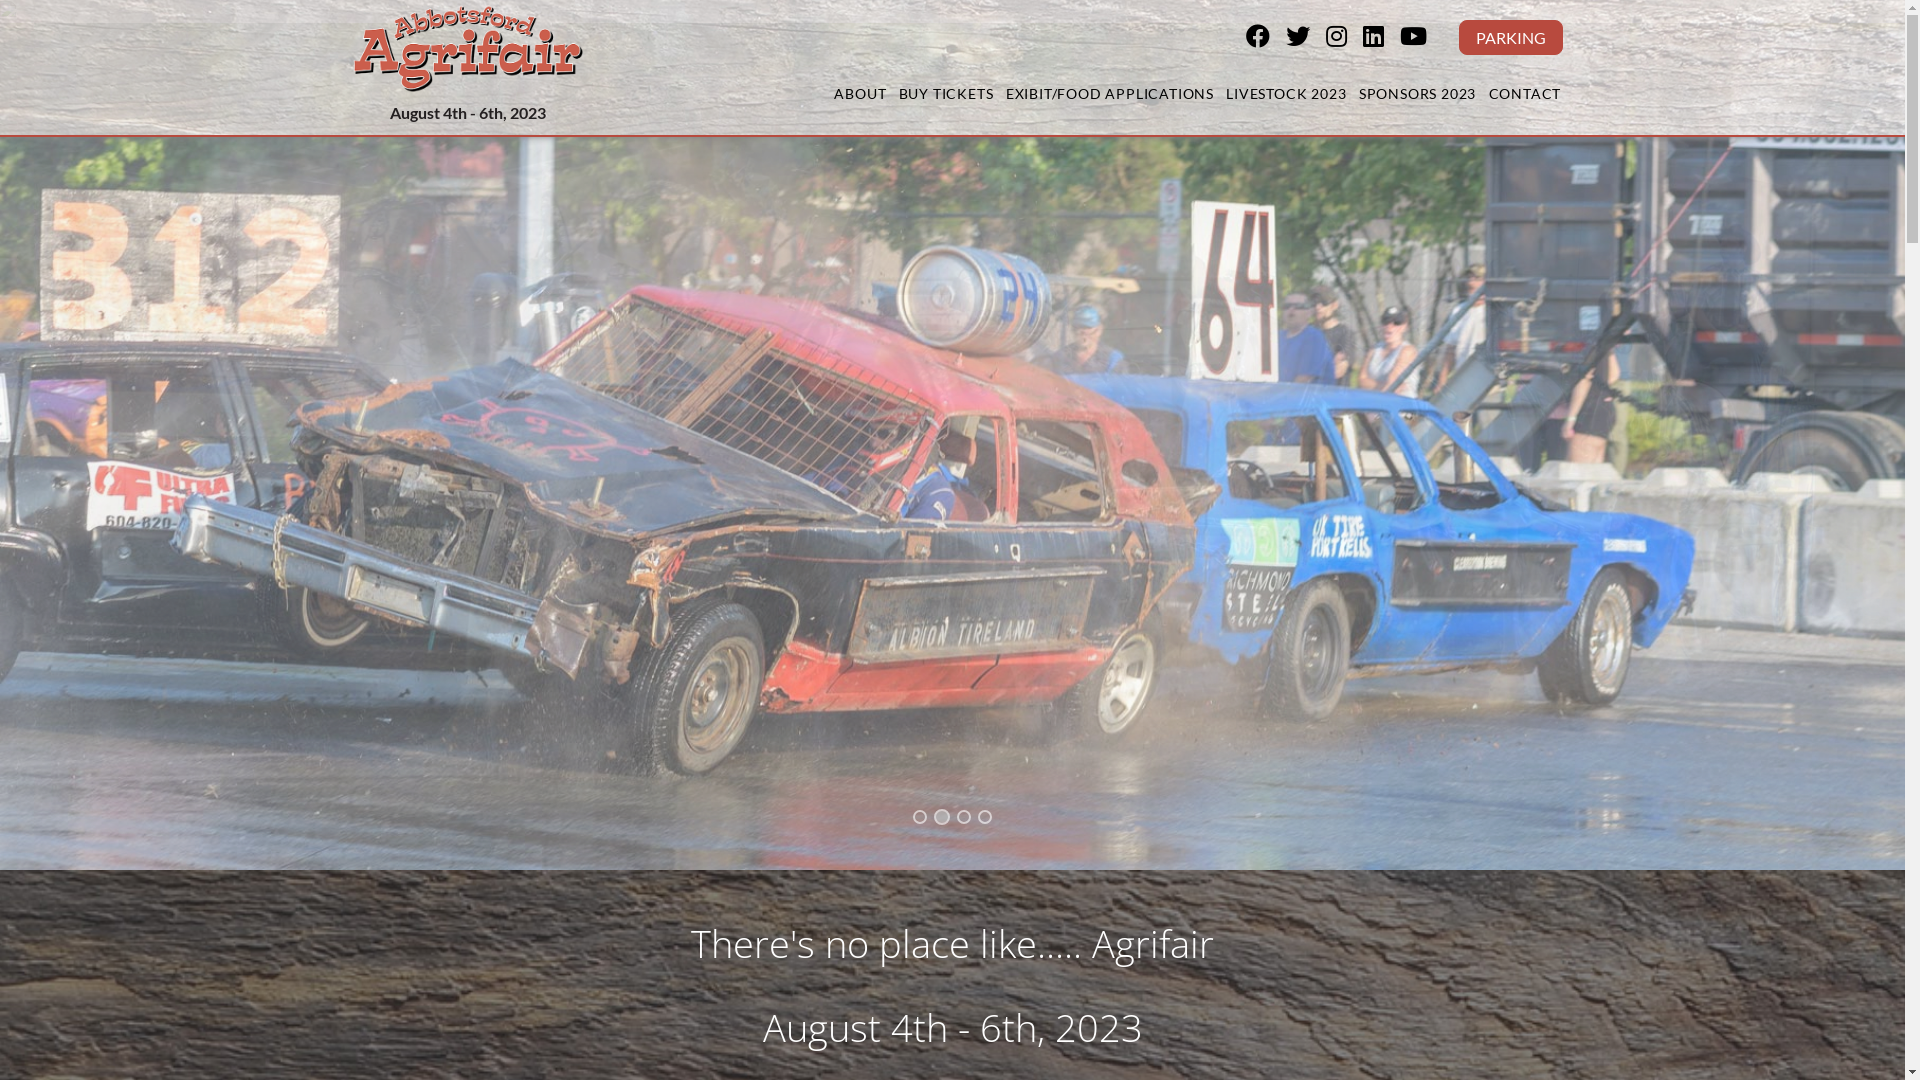 The height and width of the screenshot is (1080, 1920). What do you see at coordinates (465, 46) in the screenshot?
I see `'Abbotsford Agrifair - Home'` at bounding box center [465, 46].